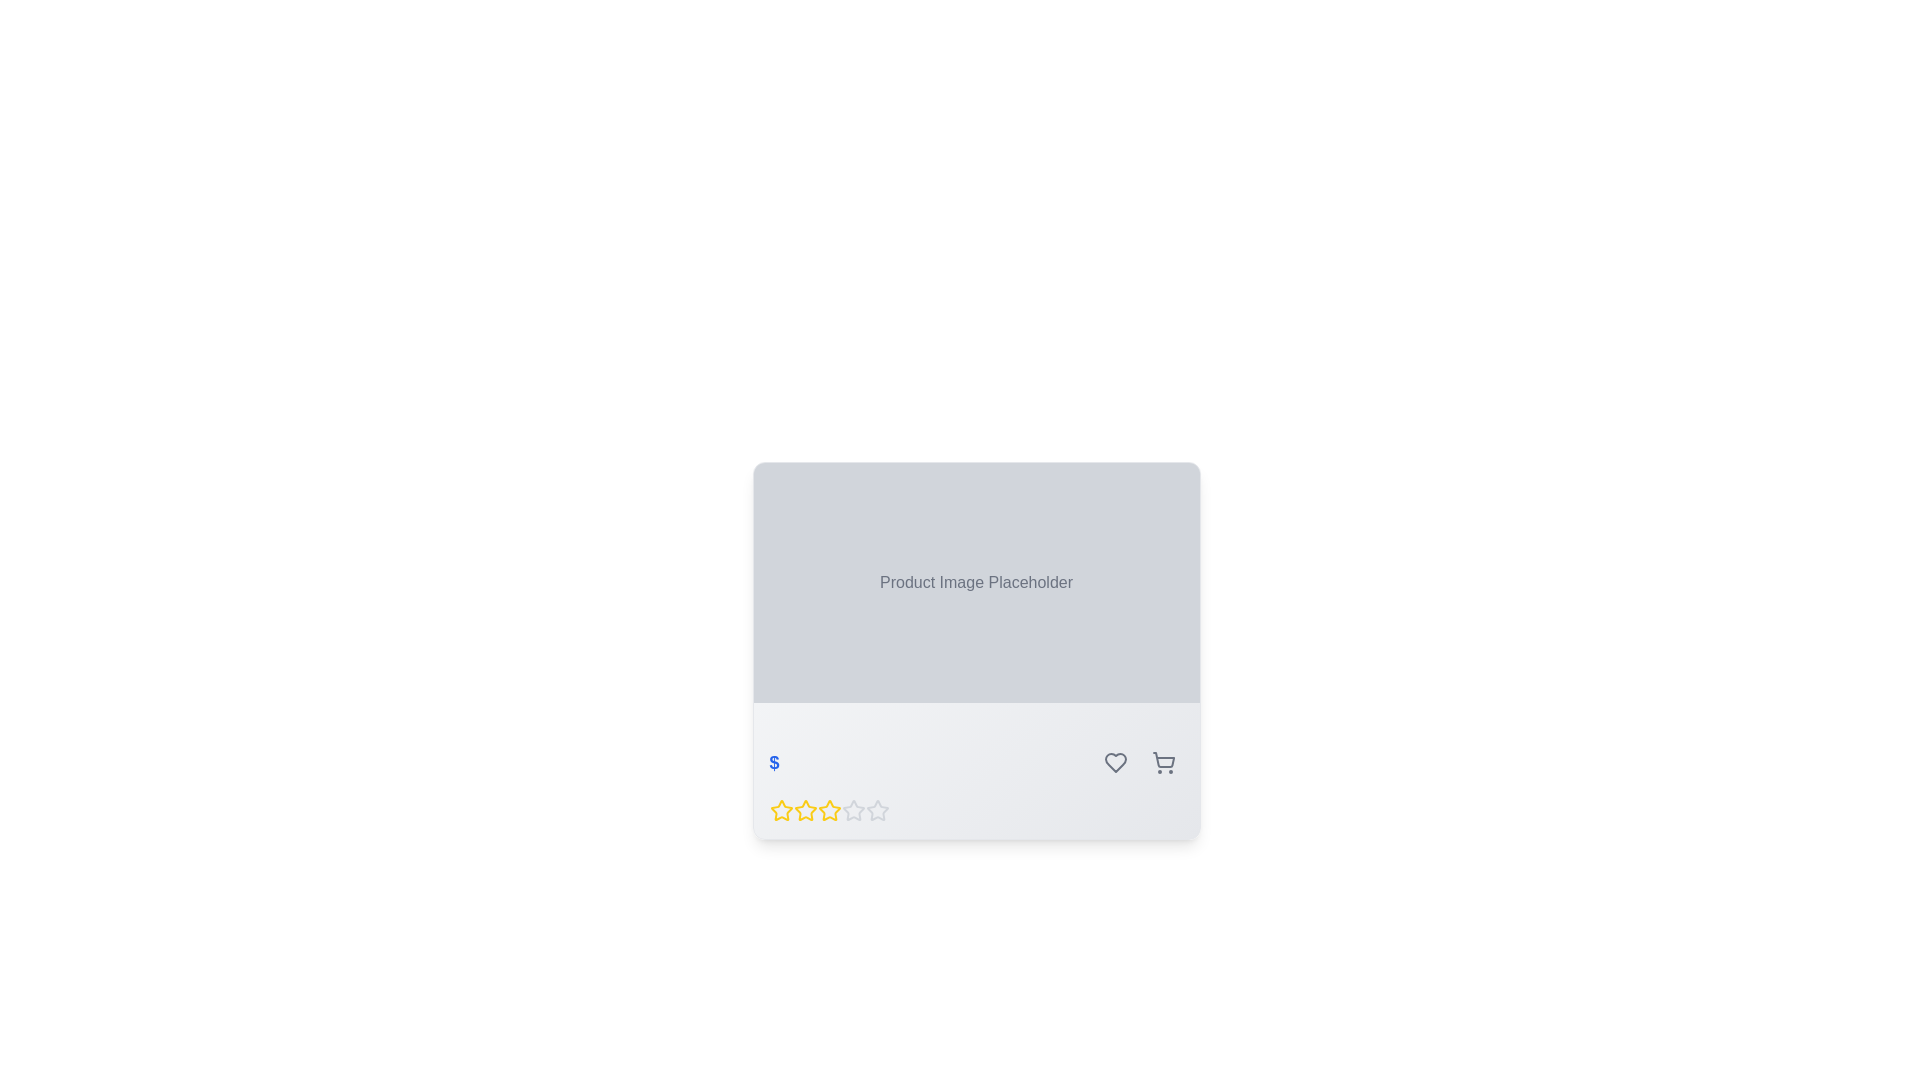  Describe the element at coordinates (1114, 763) in the screenshot. I see `the first icon button in the horizontal group of controls at the bottom-right section of the card layout` at that location.